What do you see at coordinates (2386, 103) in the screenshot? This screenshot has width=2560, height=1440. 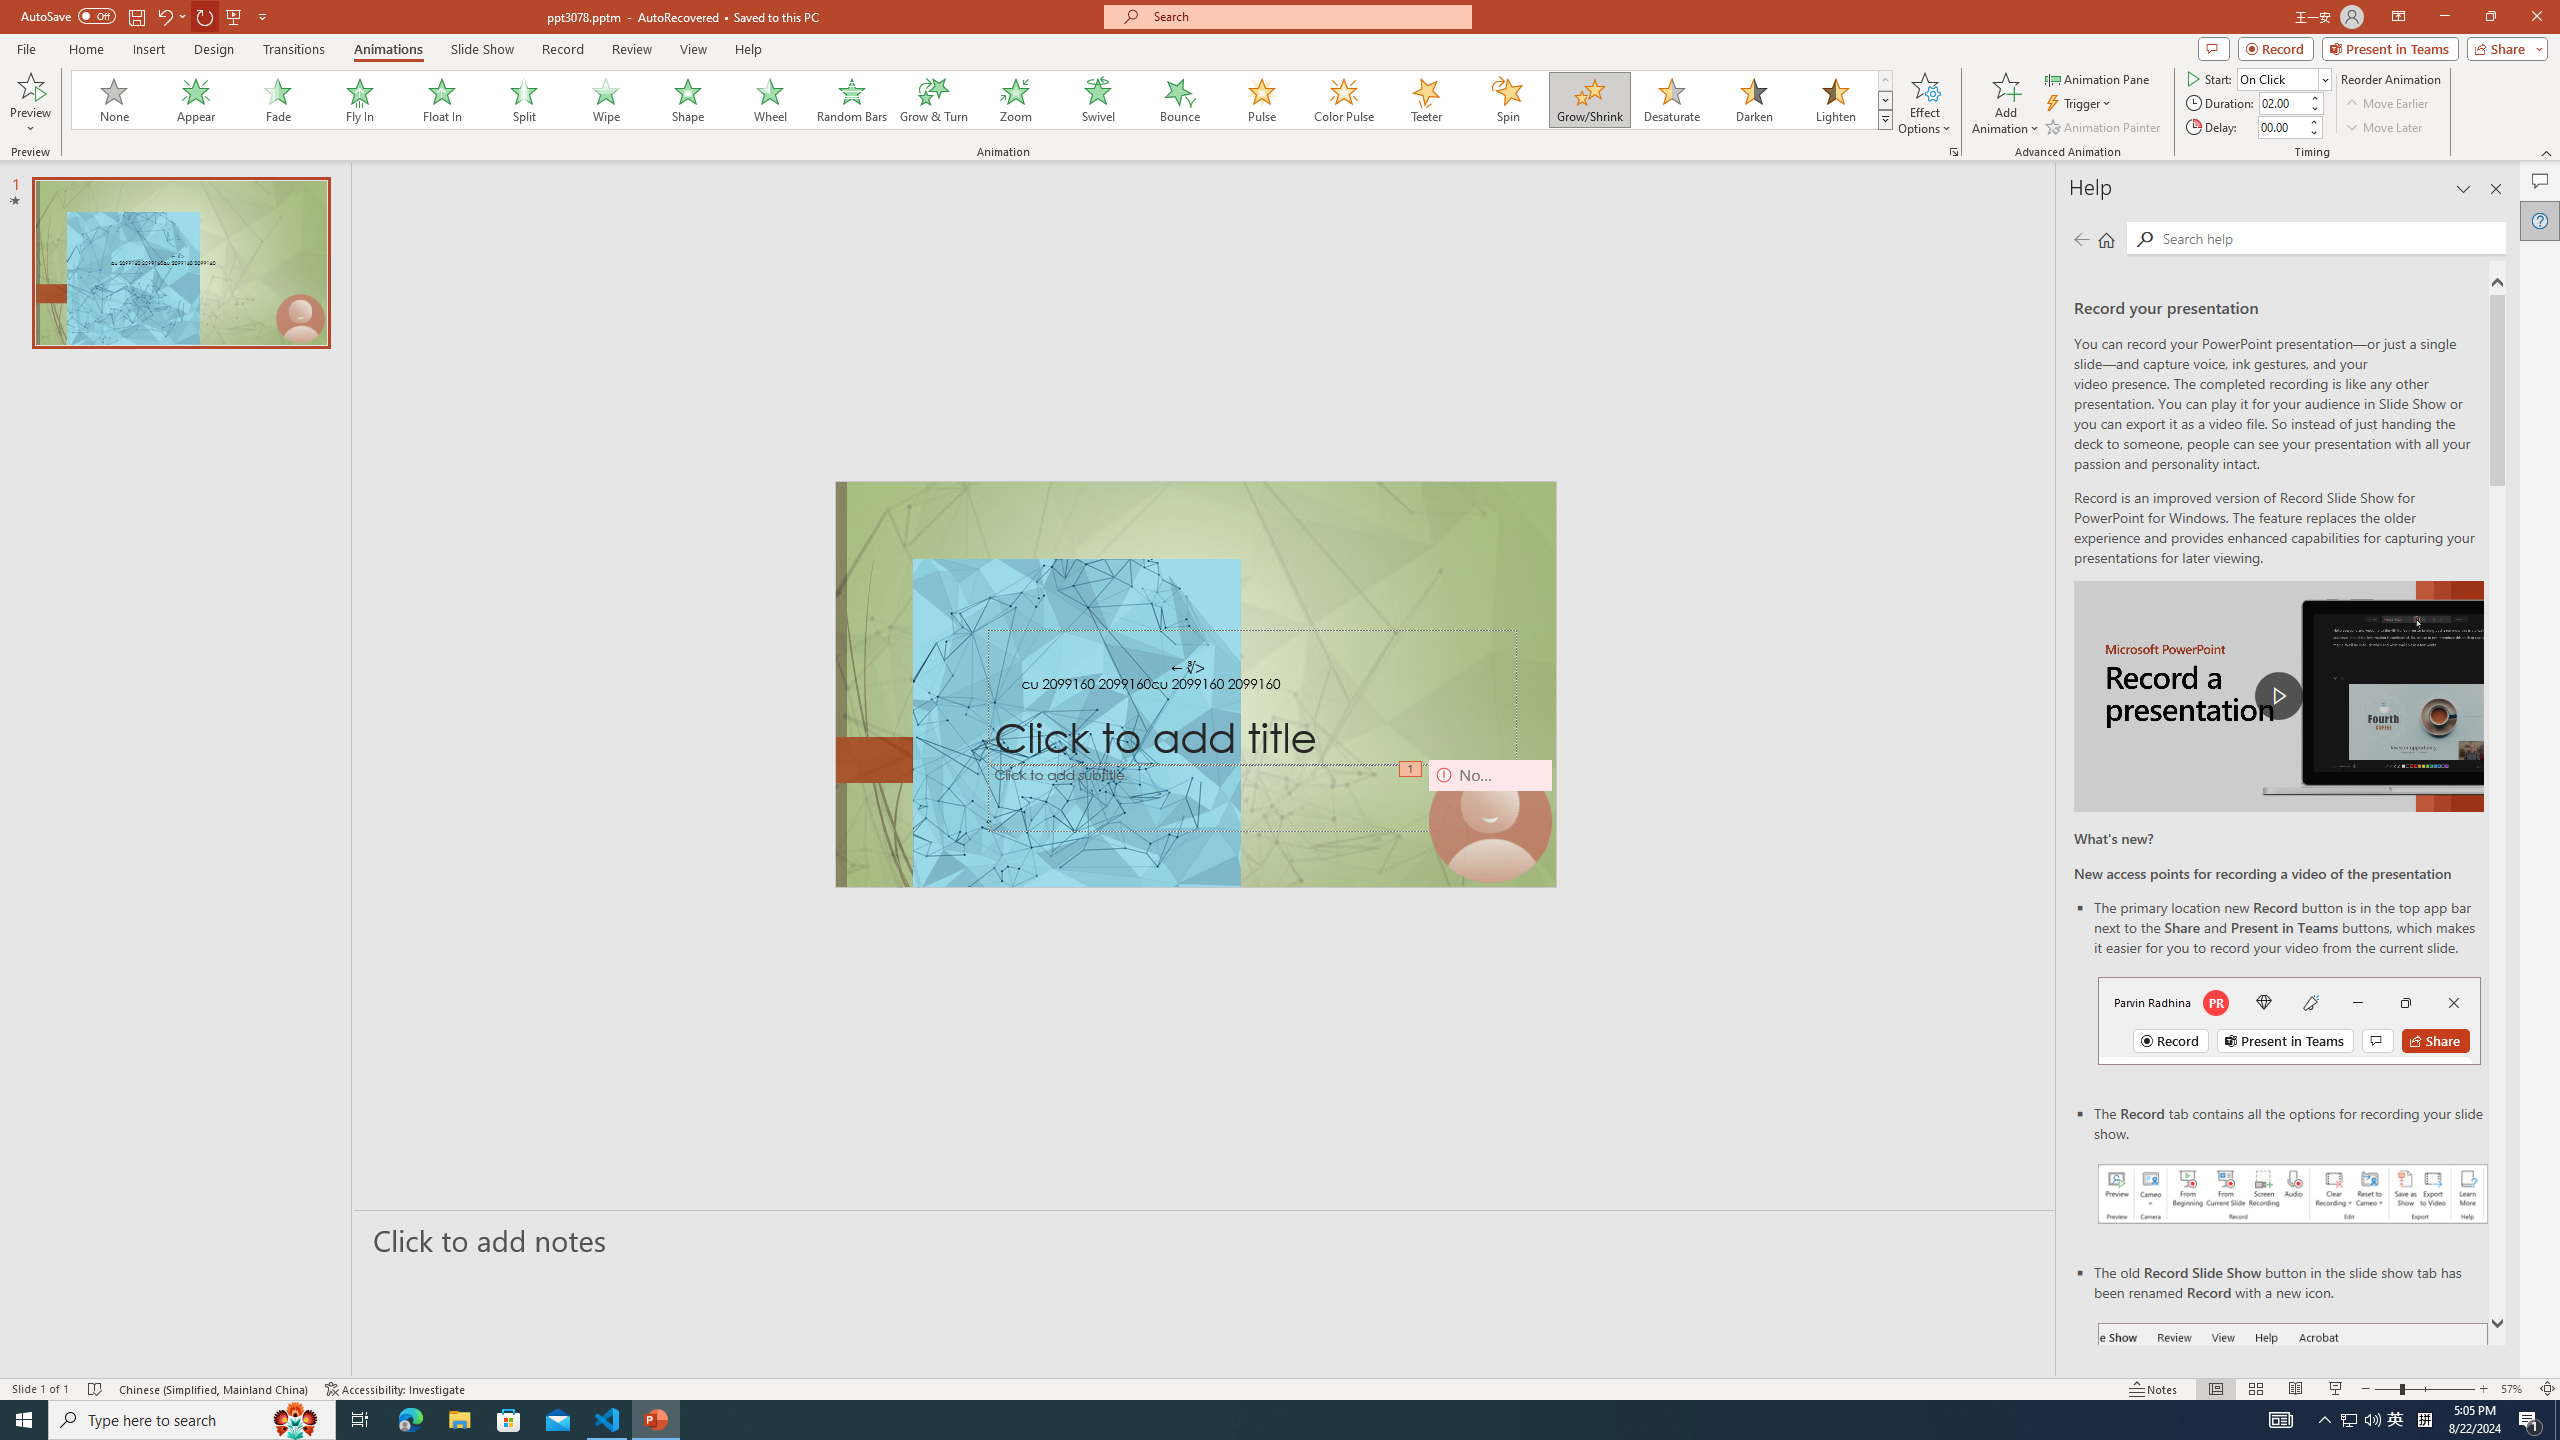 I see `'Move Earlier'` at bounding box center [2386, 103].